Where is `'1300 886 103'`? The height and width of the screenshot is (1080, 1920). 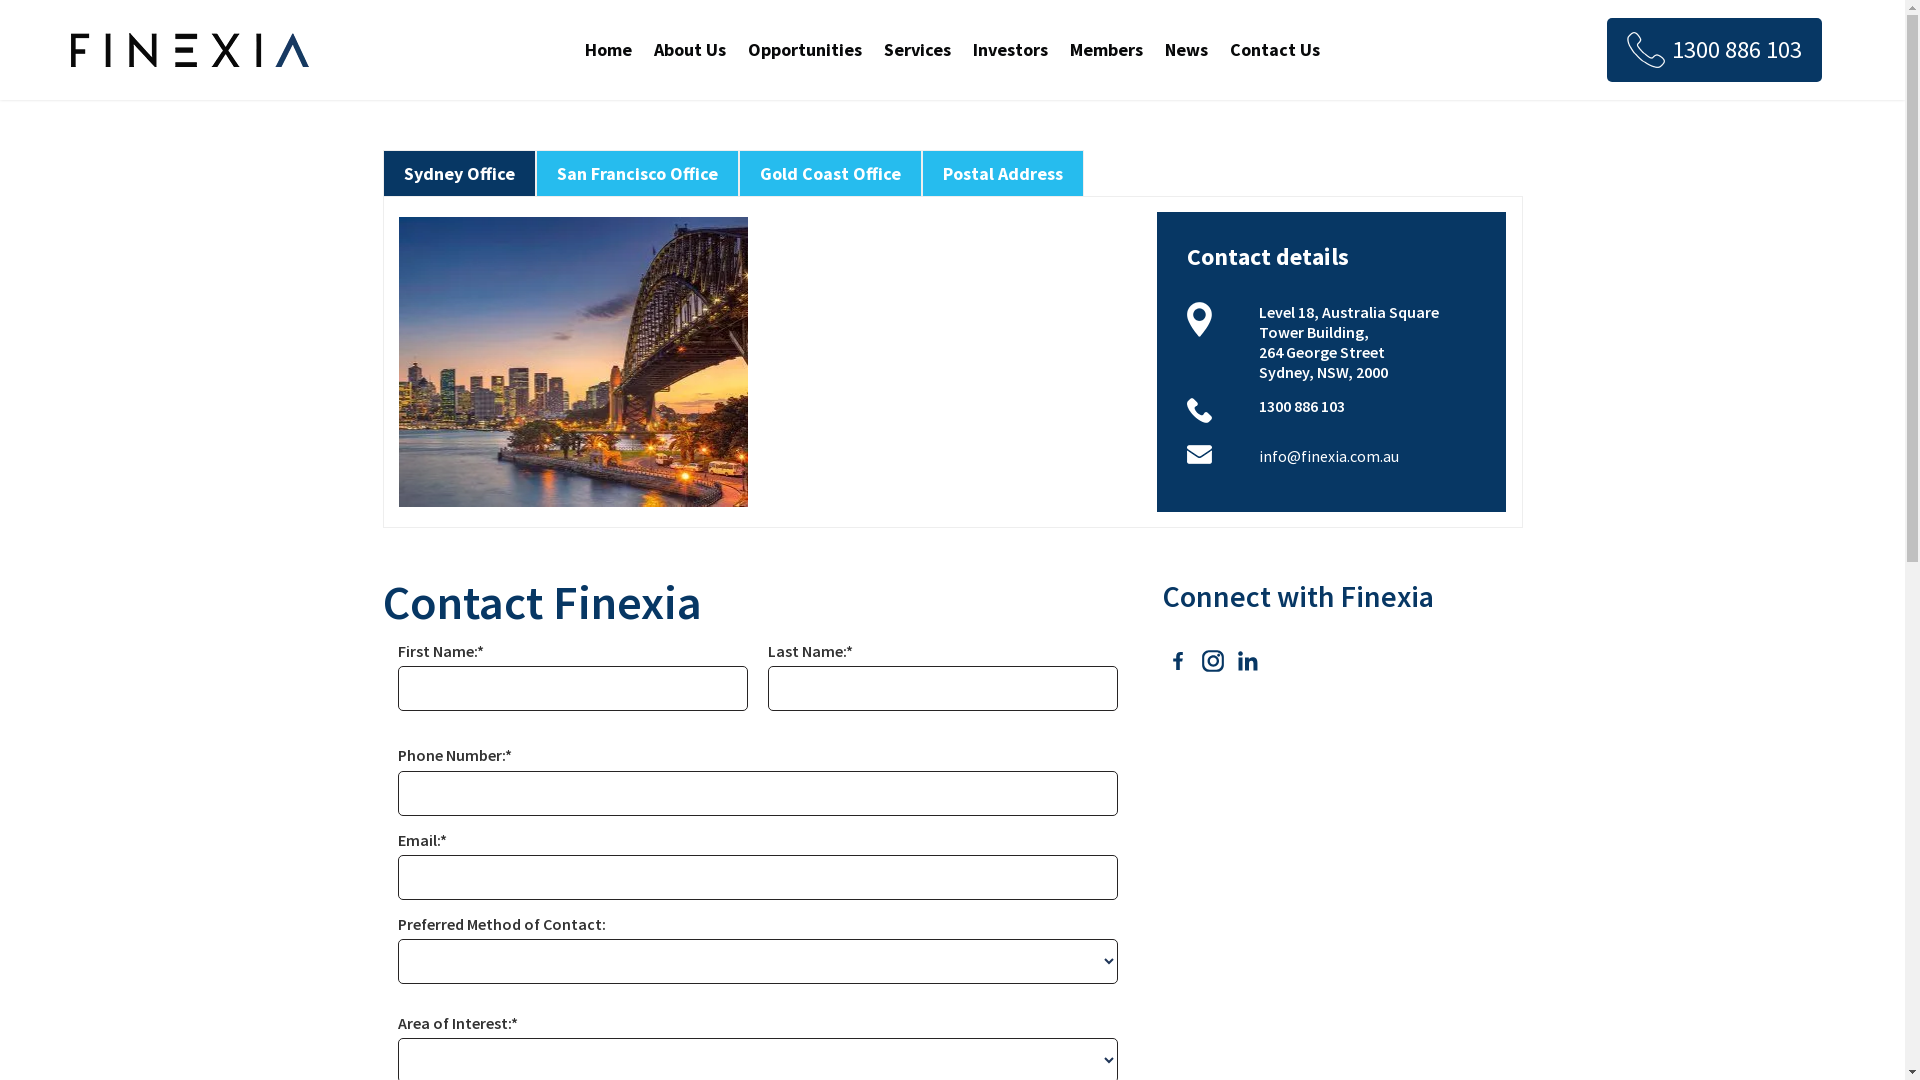 '1300 886 103' is located at coordinates (1301, 405).